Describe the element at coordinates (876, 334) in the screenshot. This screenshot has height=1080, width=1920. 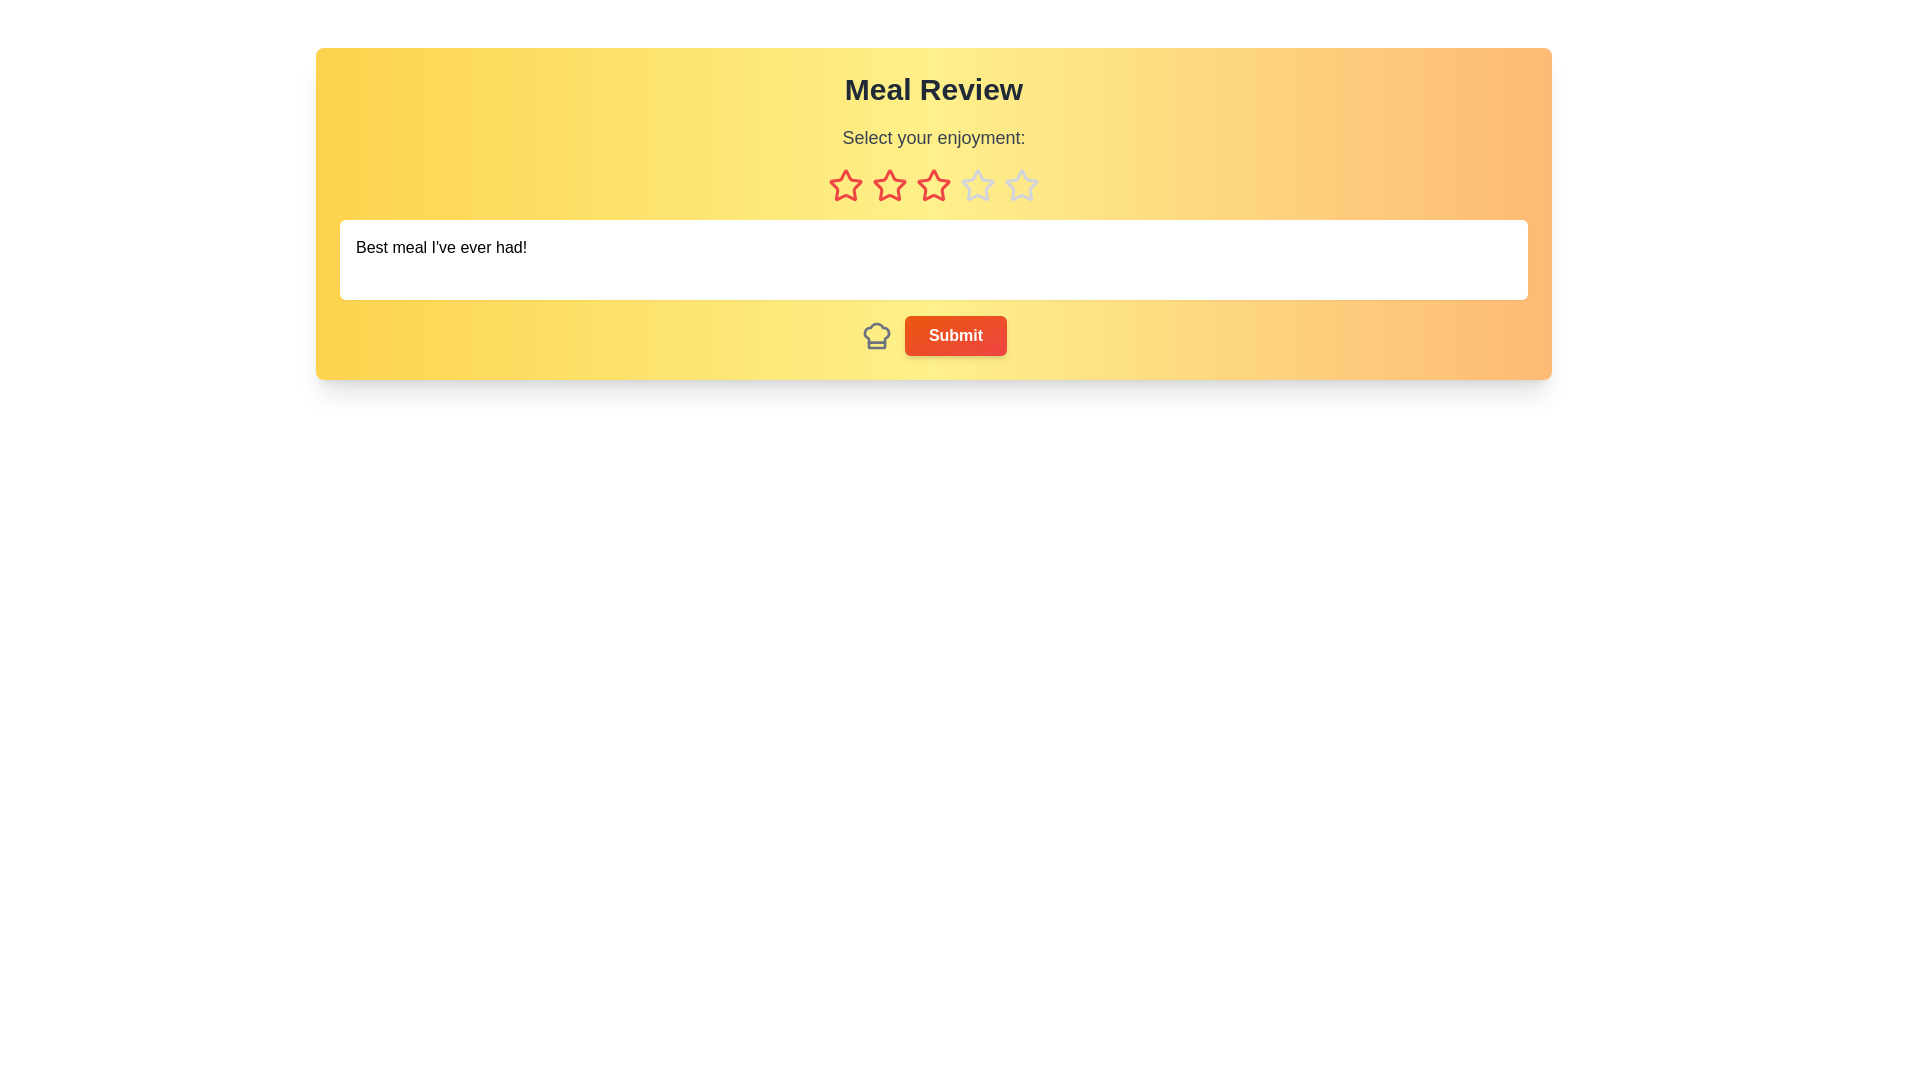
I see `the chef's hat icon with a gray outline and hollow center, positioned to the left of the 'Submit' button` at that location.